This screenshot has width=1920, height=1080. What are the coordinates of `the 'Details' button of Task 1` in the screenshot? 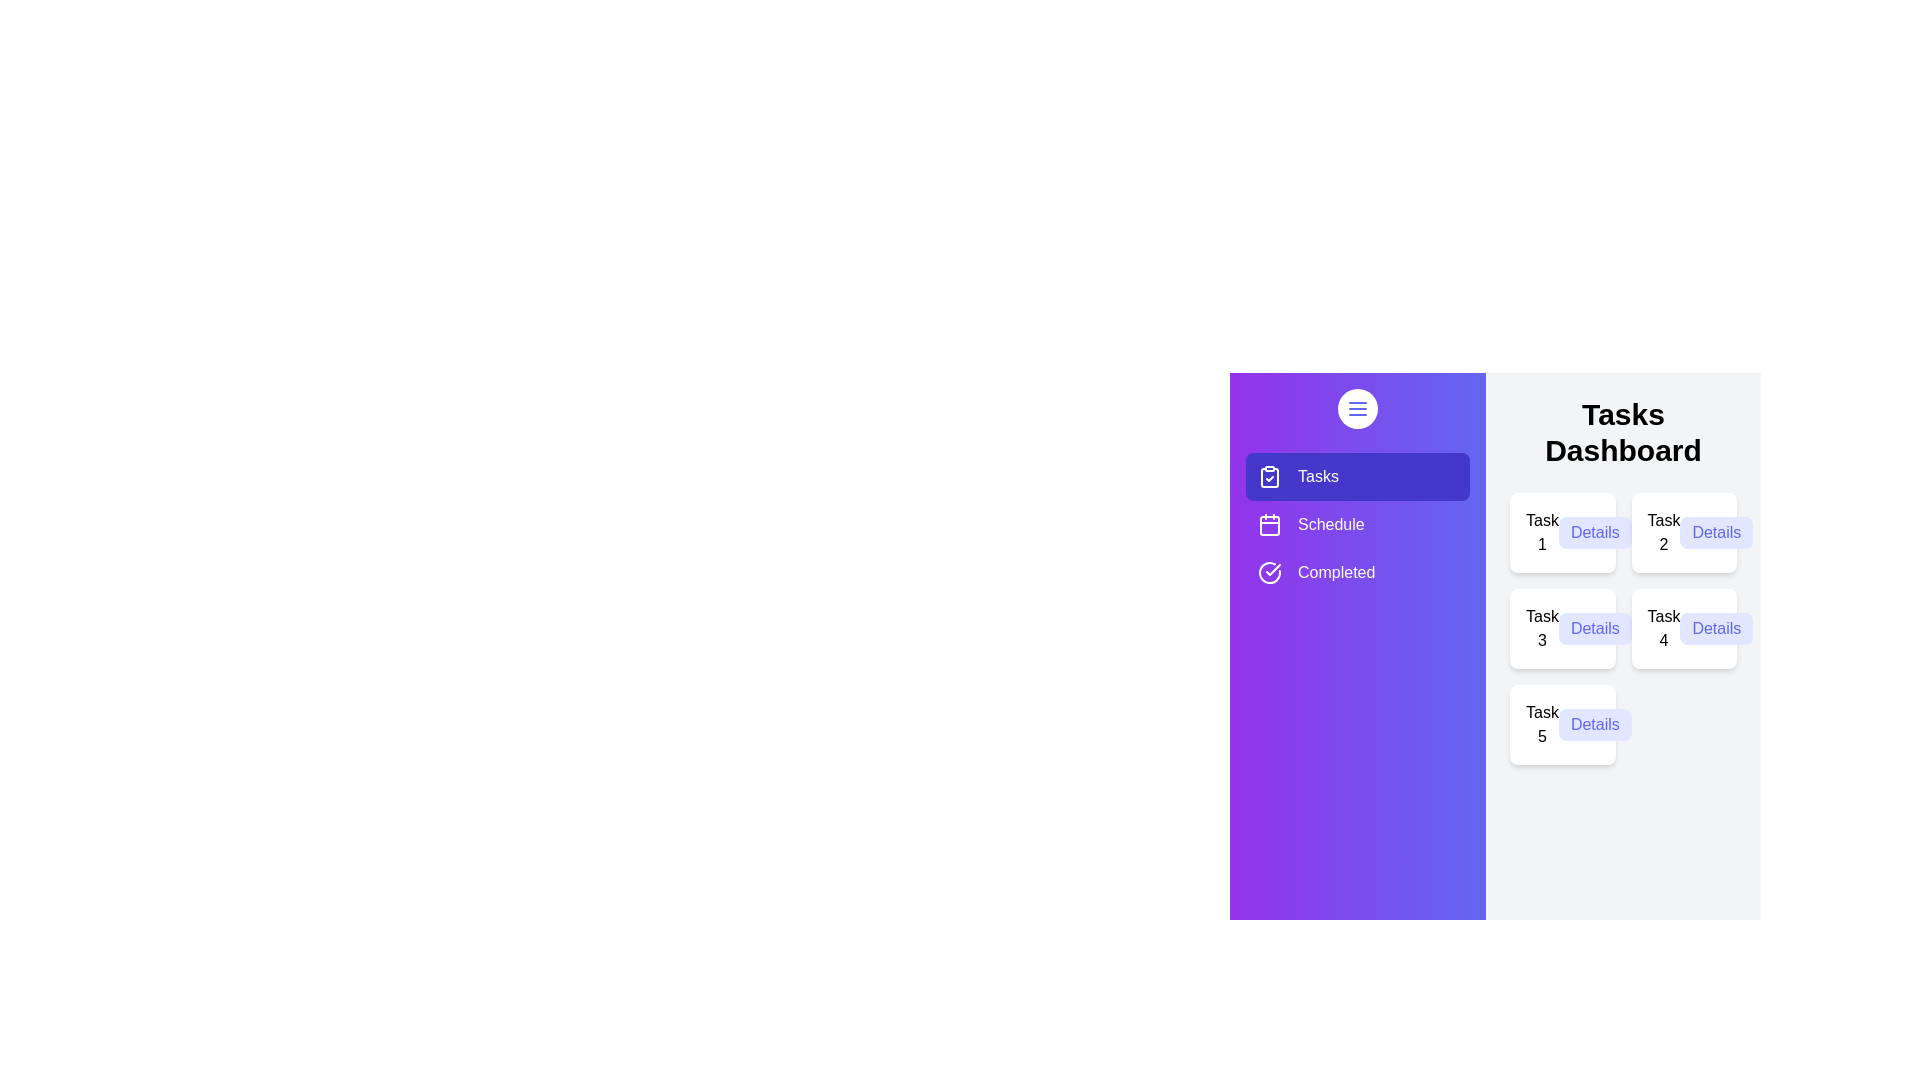 It's located at (1594, 531).